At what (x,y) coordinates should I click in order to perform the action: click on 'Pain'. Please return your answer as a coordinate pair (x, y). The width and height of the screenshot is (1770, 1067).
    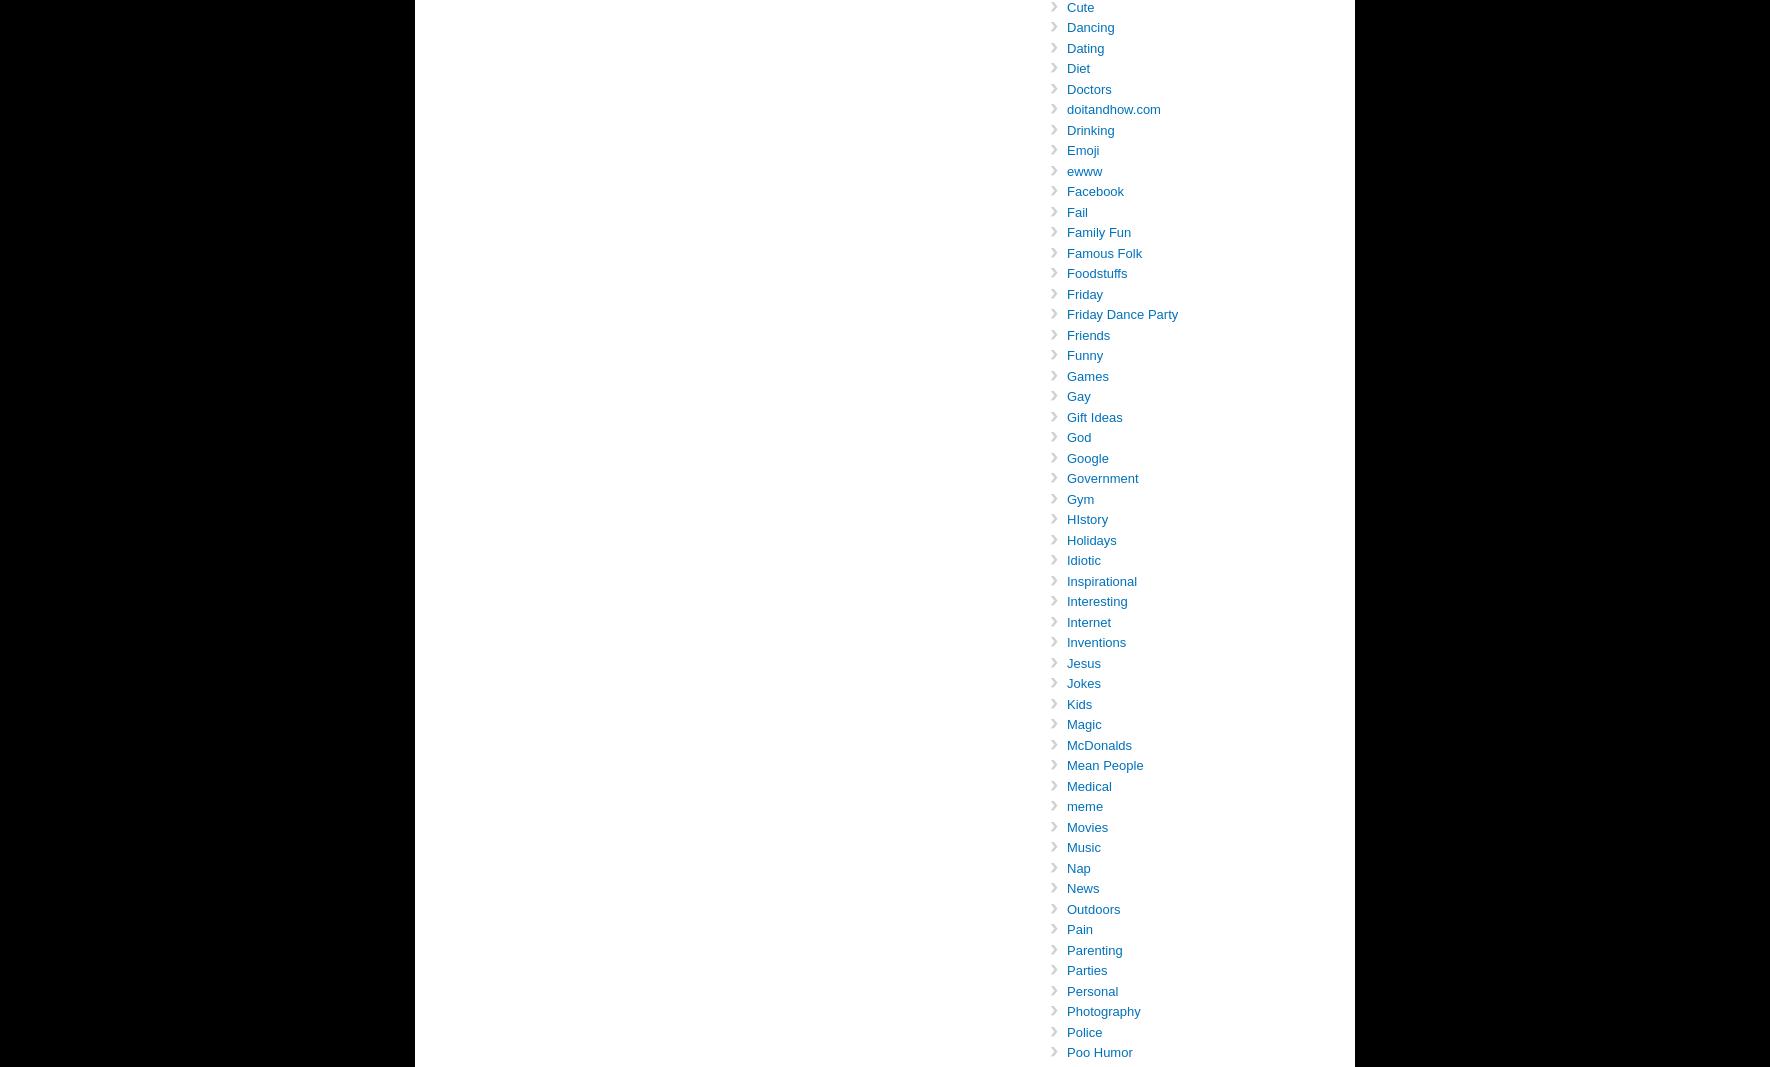
    Looking at the image, I should click on (1080, 929).